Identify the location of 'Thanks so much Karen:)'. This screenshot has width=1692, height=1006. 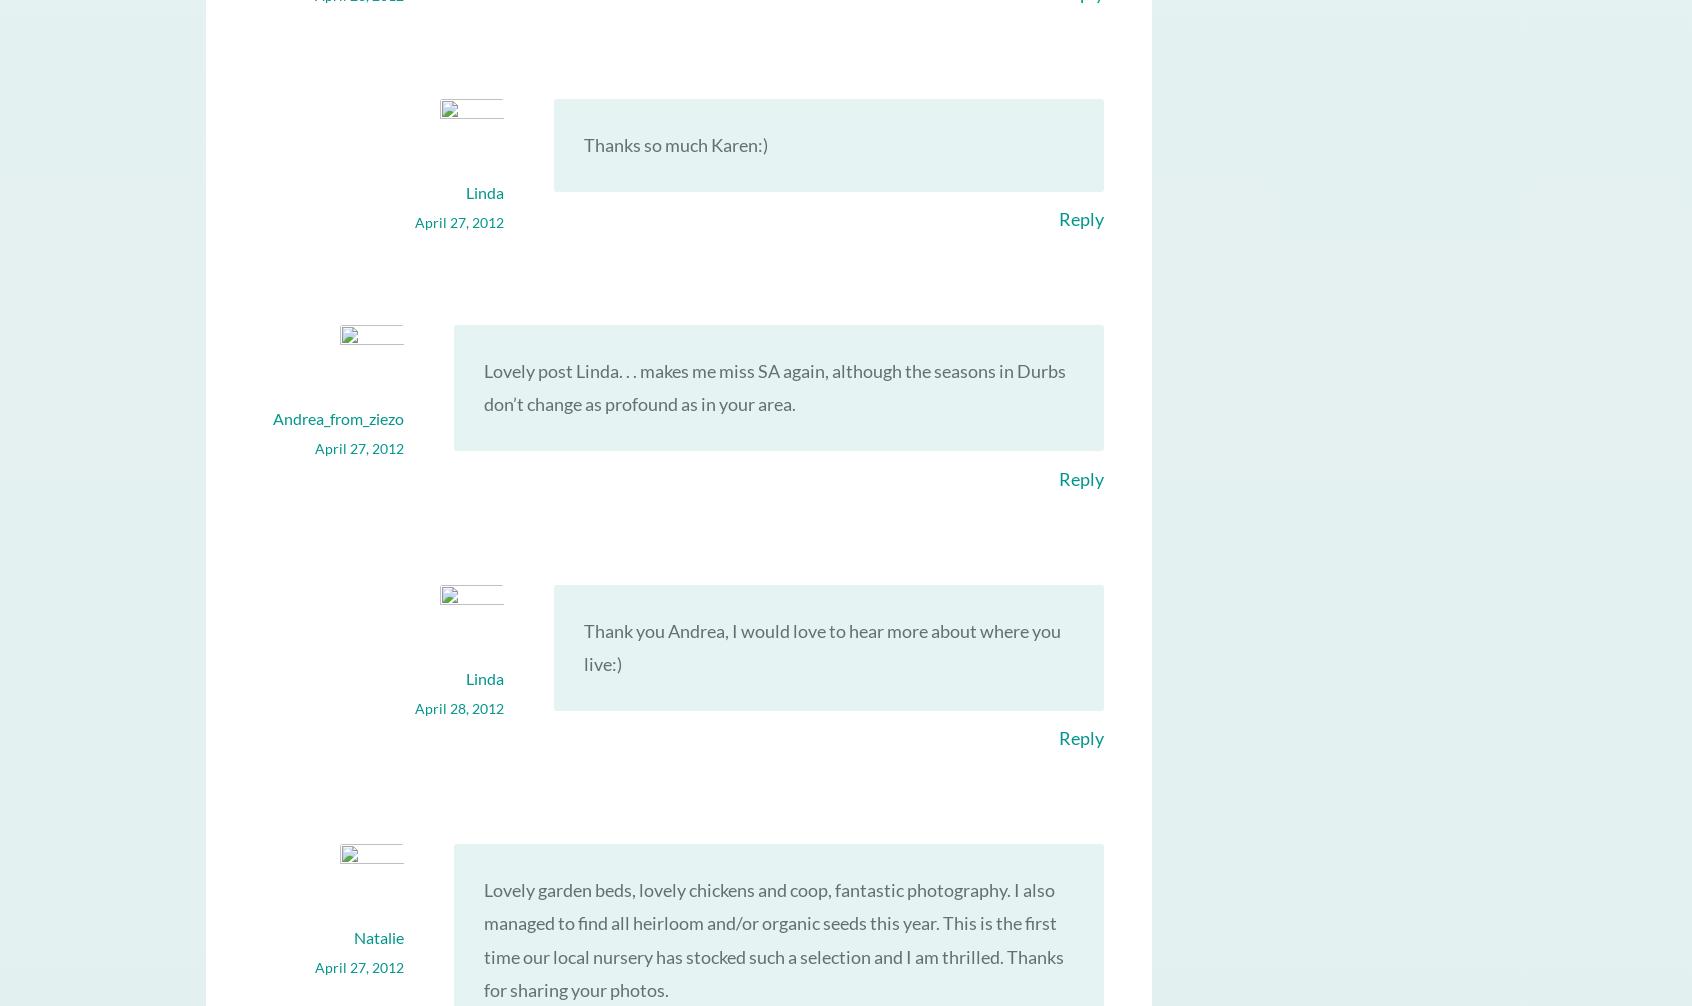
(674, 143).